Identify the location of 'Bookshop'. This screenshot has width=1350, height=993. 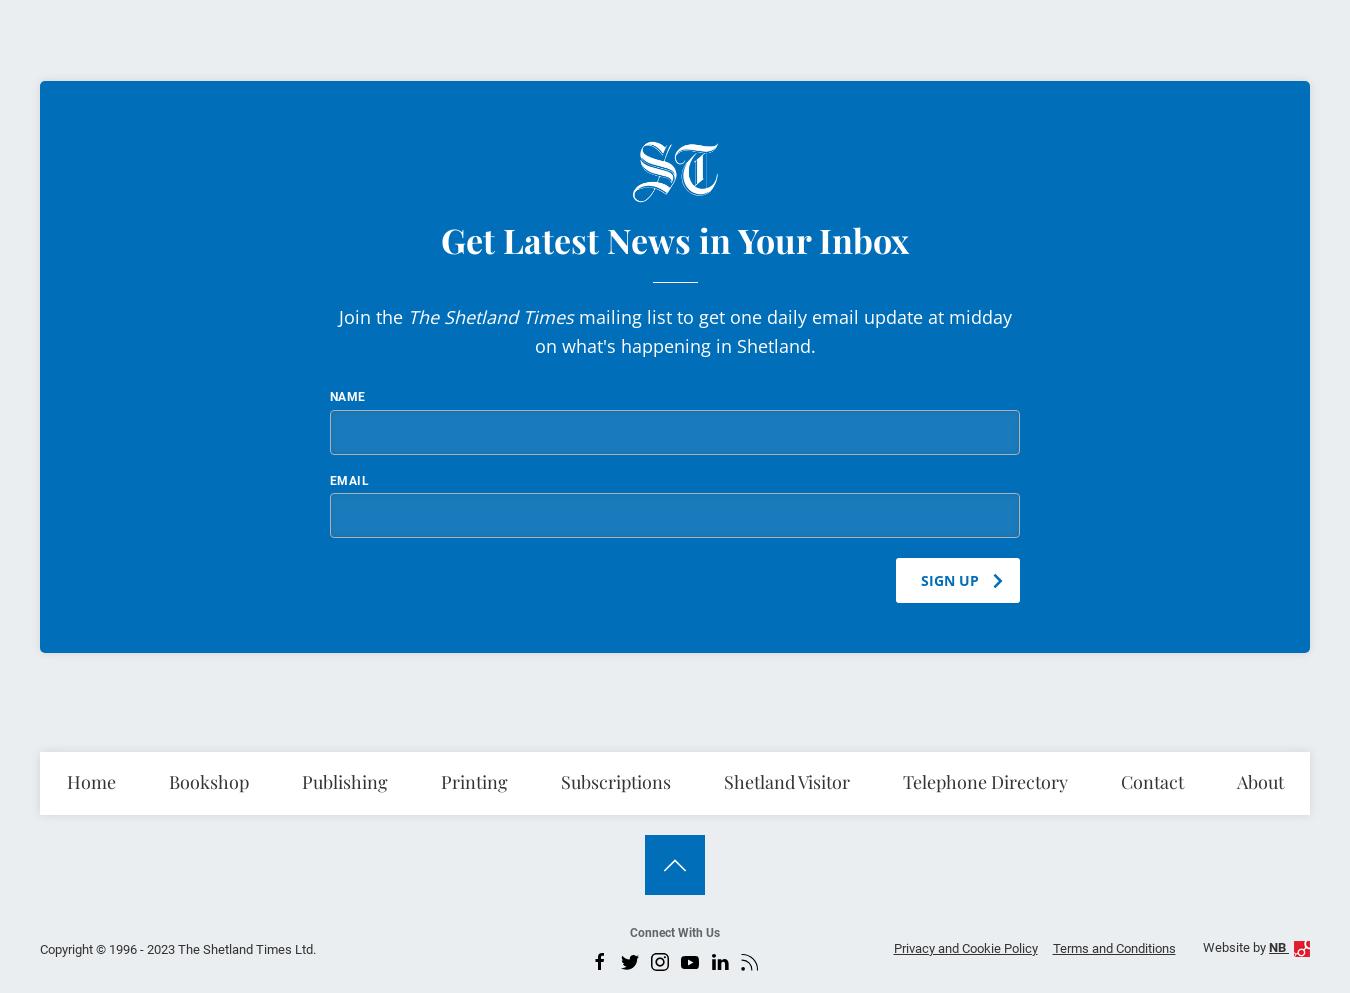
(208, 780).